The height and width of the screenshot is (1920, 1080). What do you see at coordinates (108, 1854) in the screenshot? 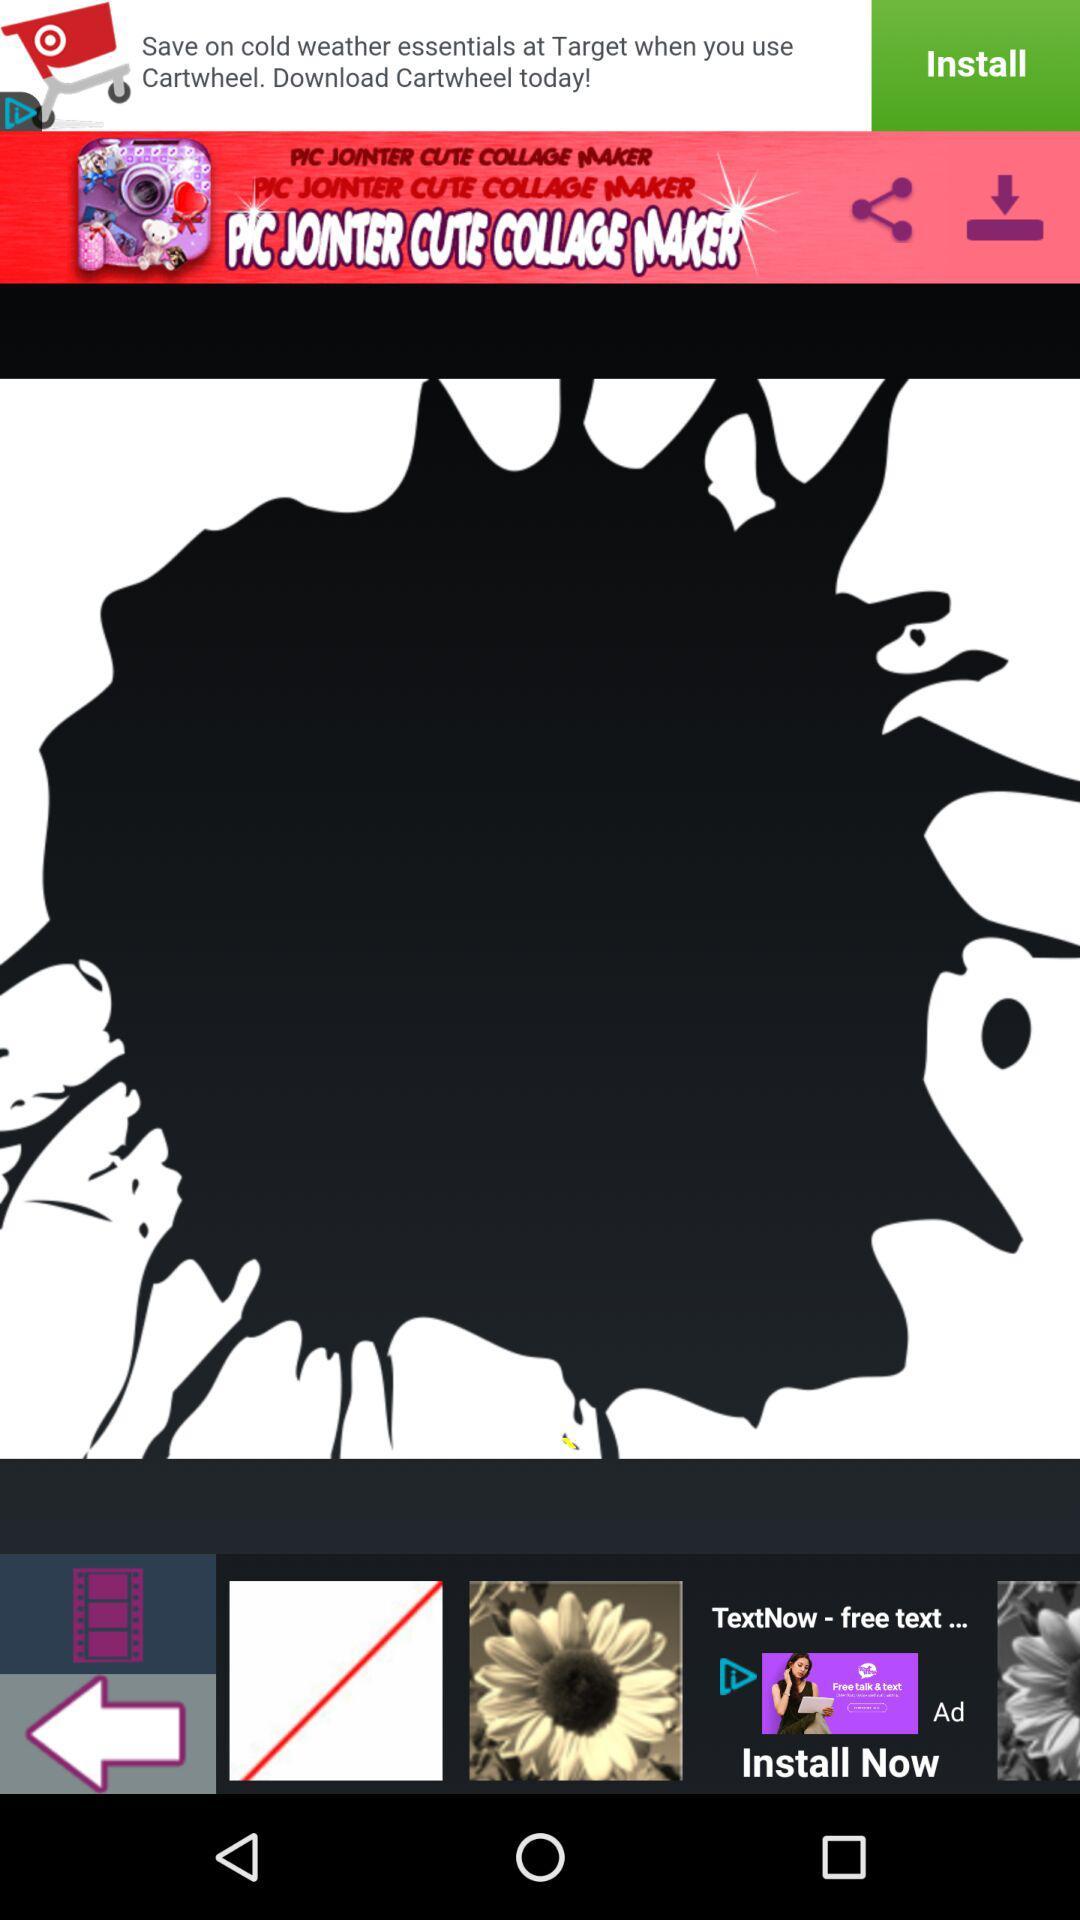
I see `the arrow_backward icon` at bounding box center [108, 1854].